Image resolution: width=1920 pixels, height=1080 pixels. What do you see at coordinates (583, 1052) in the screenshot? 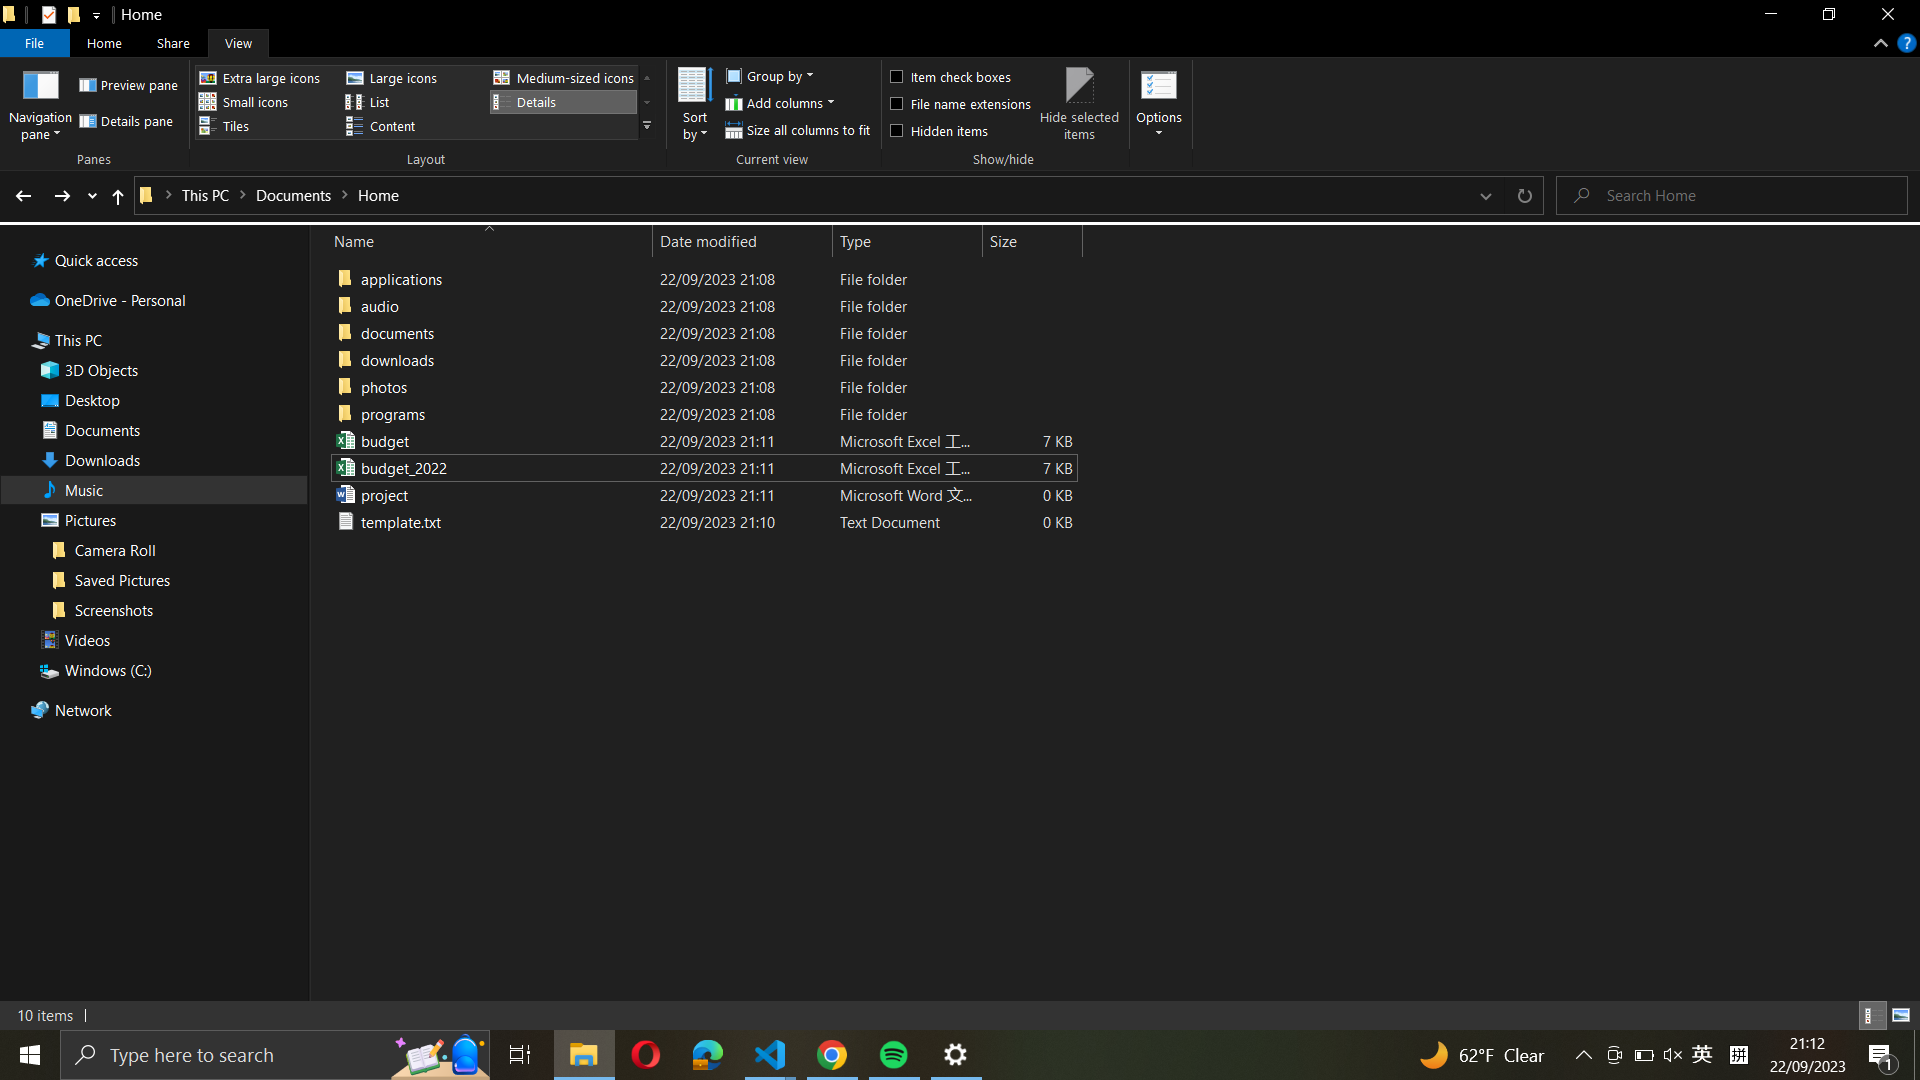
I see `Use the icon to reduce the window size` at bounding box center [583, 1052].